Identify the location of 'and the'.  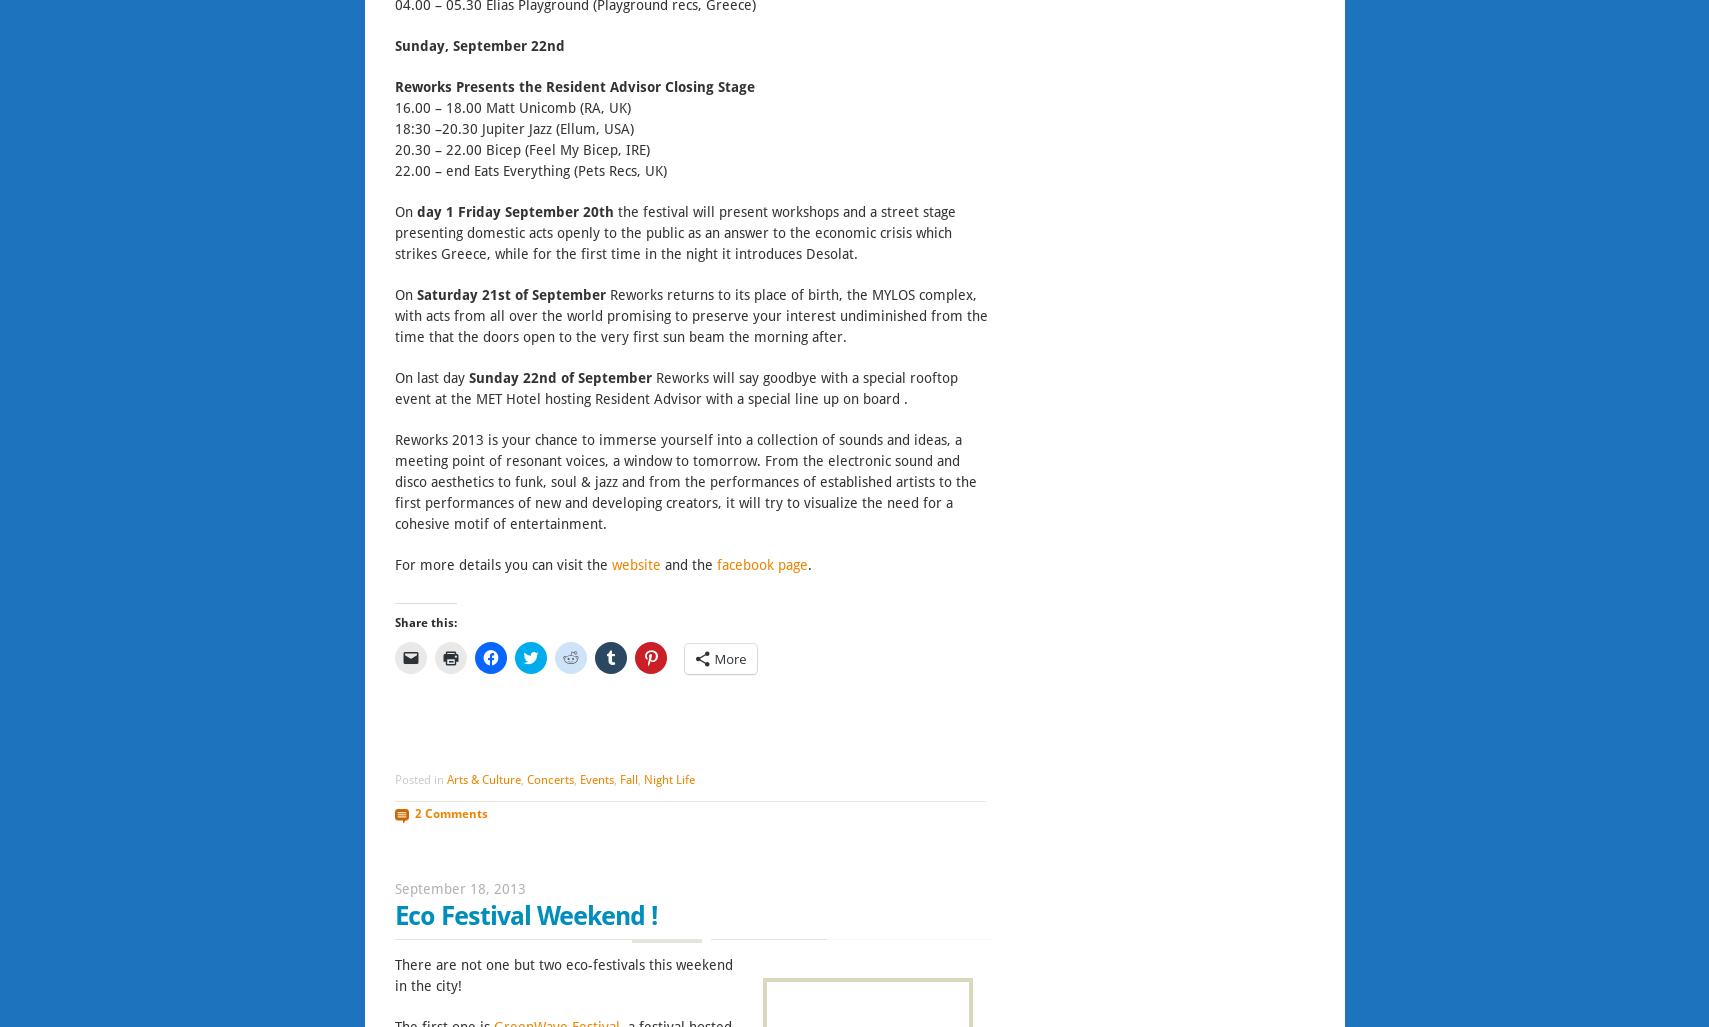
(688, 563).